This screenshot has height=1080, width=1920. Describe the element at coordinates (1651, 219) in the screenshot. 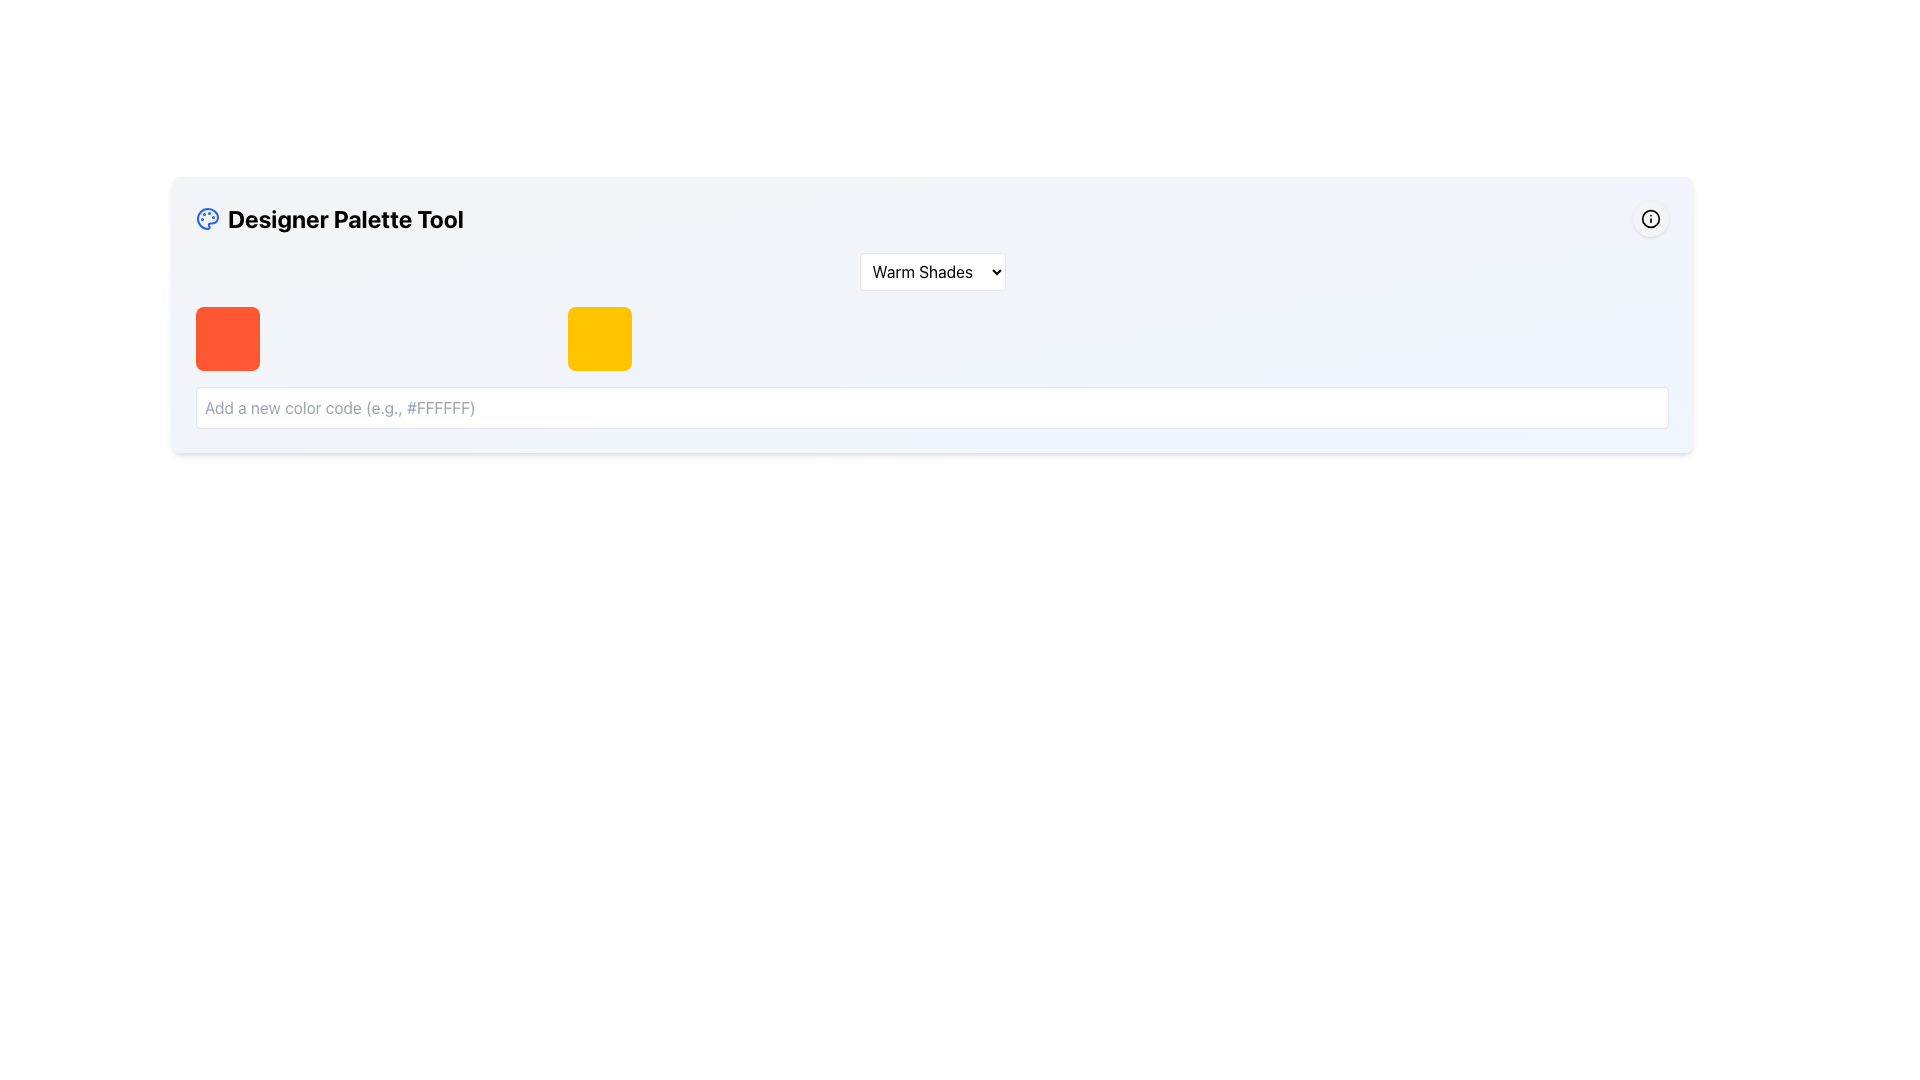

I see `the circular icon button with a light-gray background and a black border, which features a small black 'i' symbol inside` at that location.